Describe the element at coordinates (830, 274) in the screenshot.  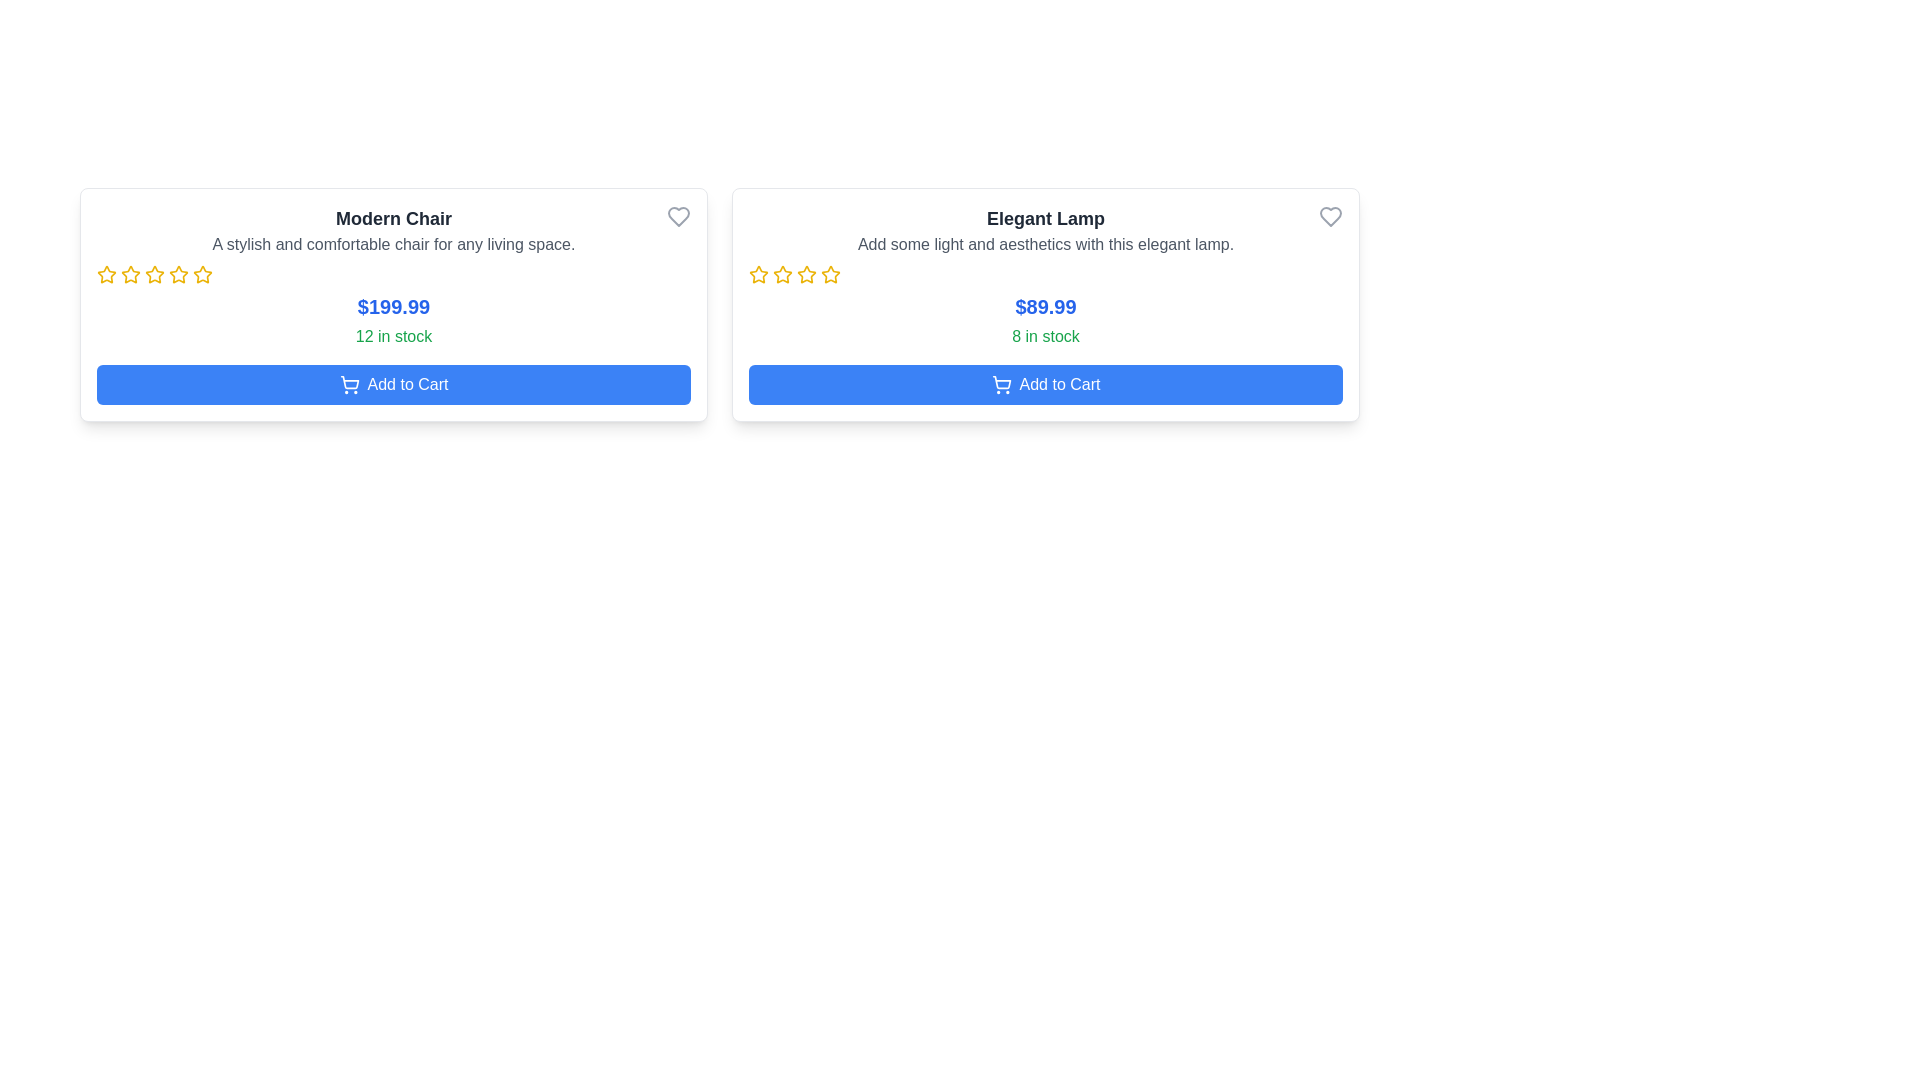
I see `the fourth rating star in the rating section of the 'Elegant Lamp' product card` at that location.